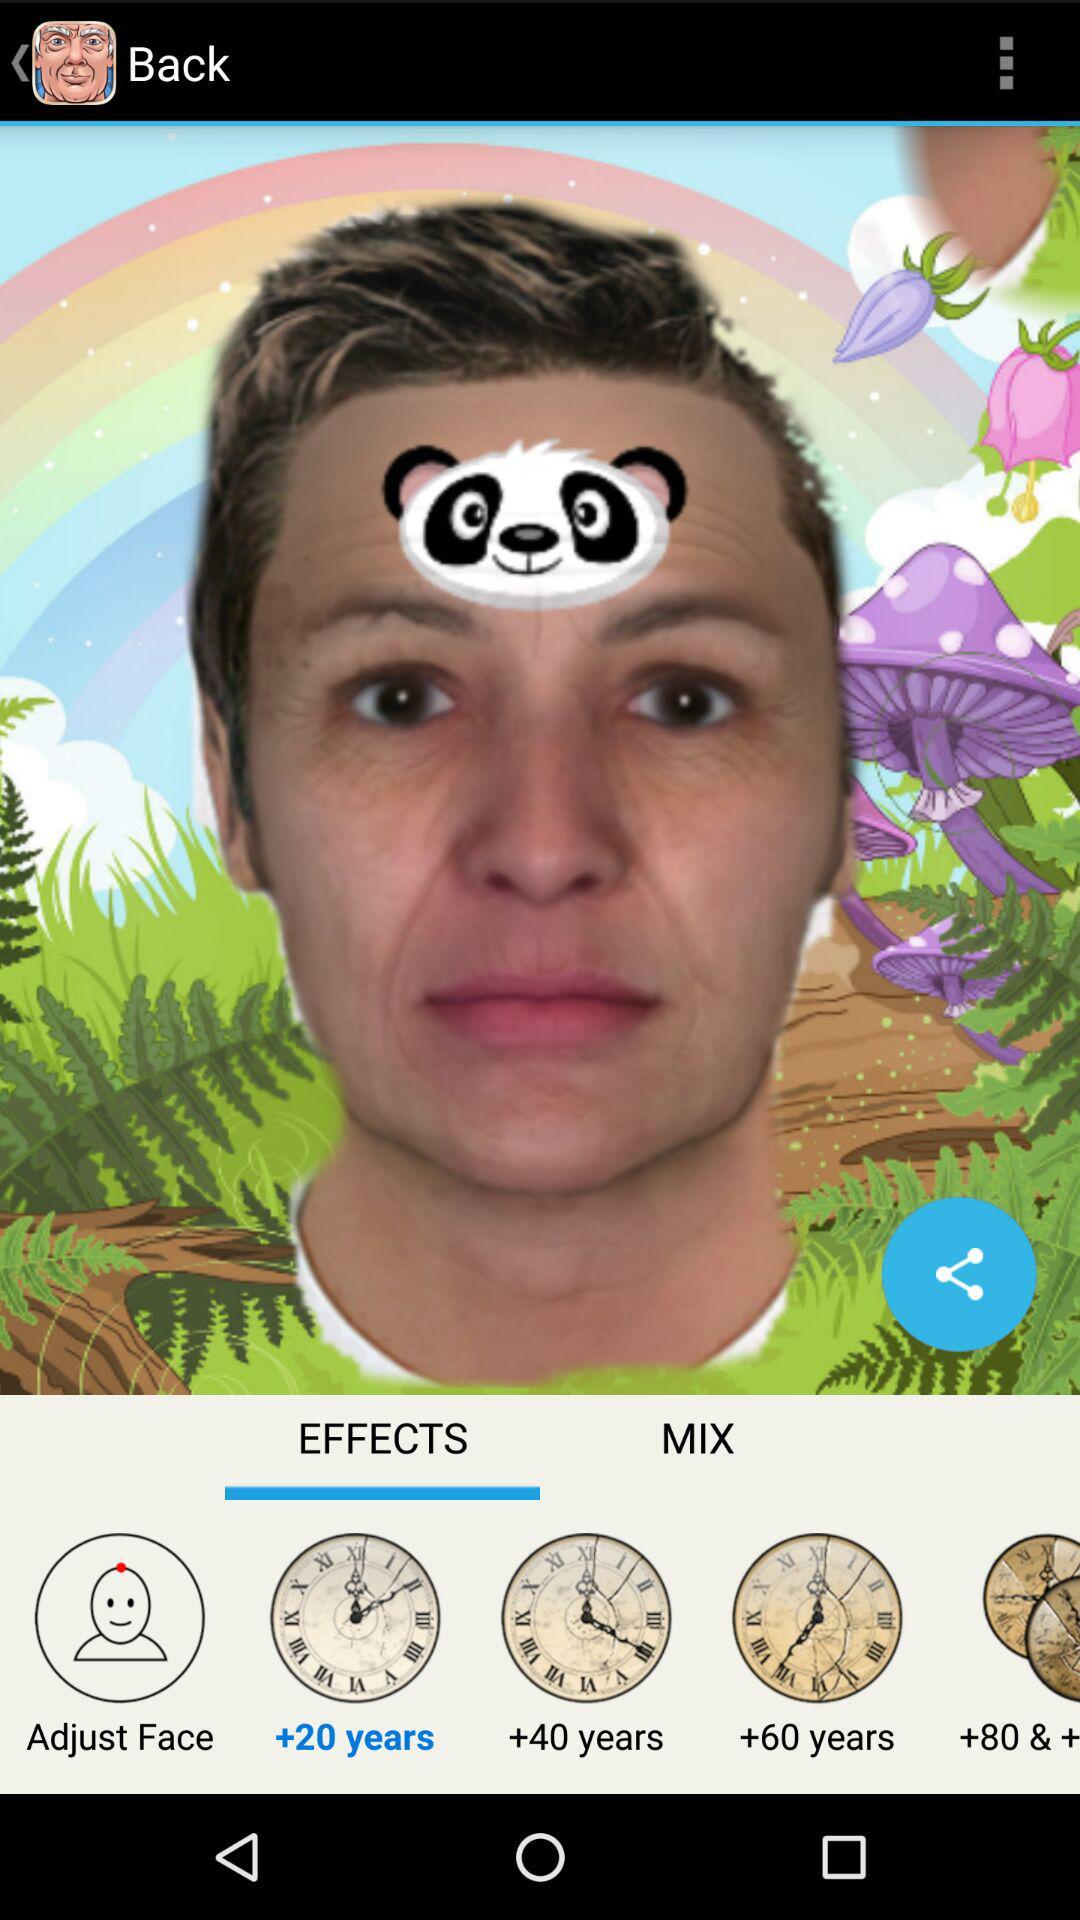 The height and width of the screenshot is (1920, 1080). I want to click on refresh the page, so click(958, 1273).